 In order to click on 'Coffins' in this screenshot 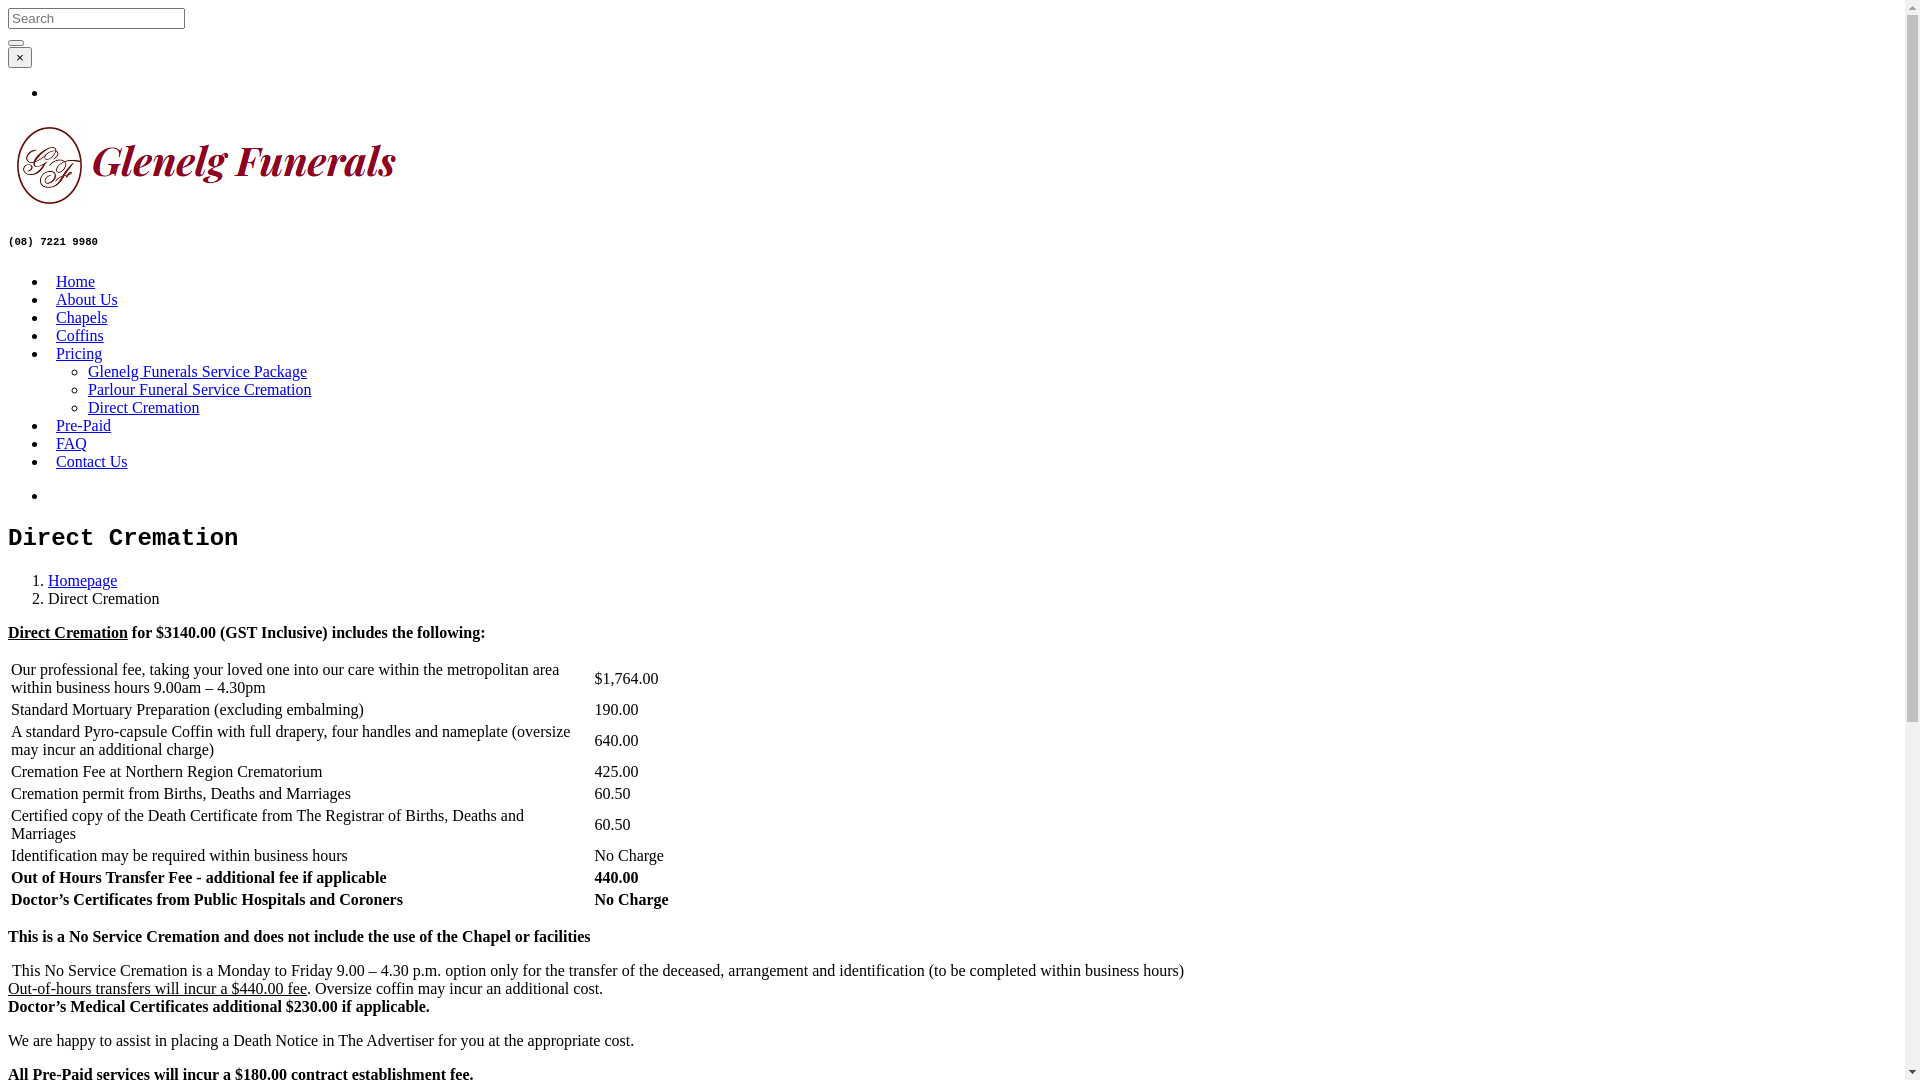, I will do `click(56, 334)`.